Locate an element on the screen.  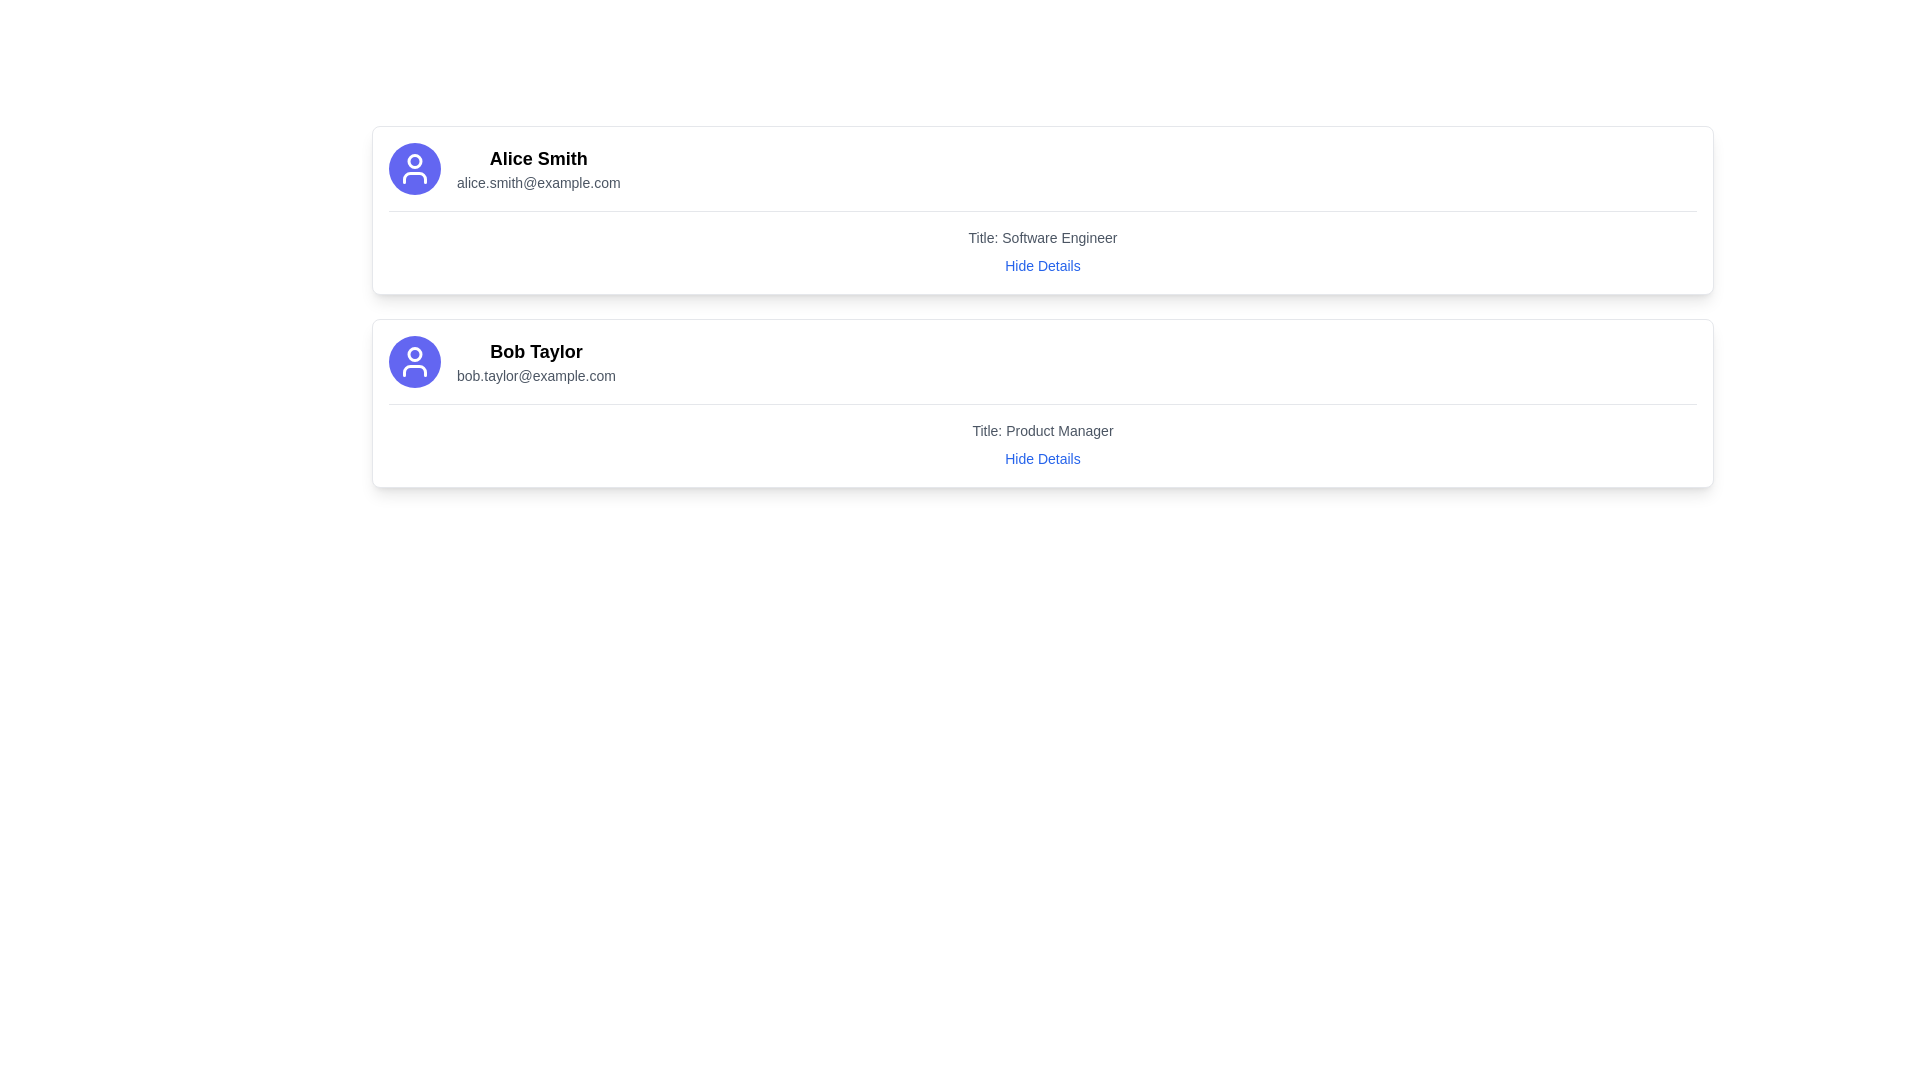
the static text field displaying the email address 'bob.taylor@example.com' located below 'Bob Taylor' in the second user card is located at coordinates (536, 375).